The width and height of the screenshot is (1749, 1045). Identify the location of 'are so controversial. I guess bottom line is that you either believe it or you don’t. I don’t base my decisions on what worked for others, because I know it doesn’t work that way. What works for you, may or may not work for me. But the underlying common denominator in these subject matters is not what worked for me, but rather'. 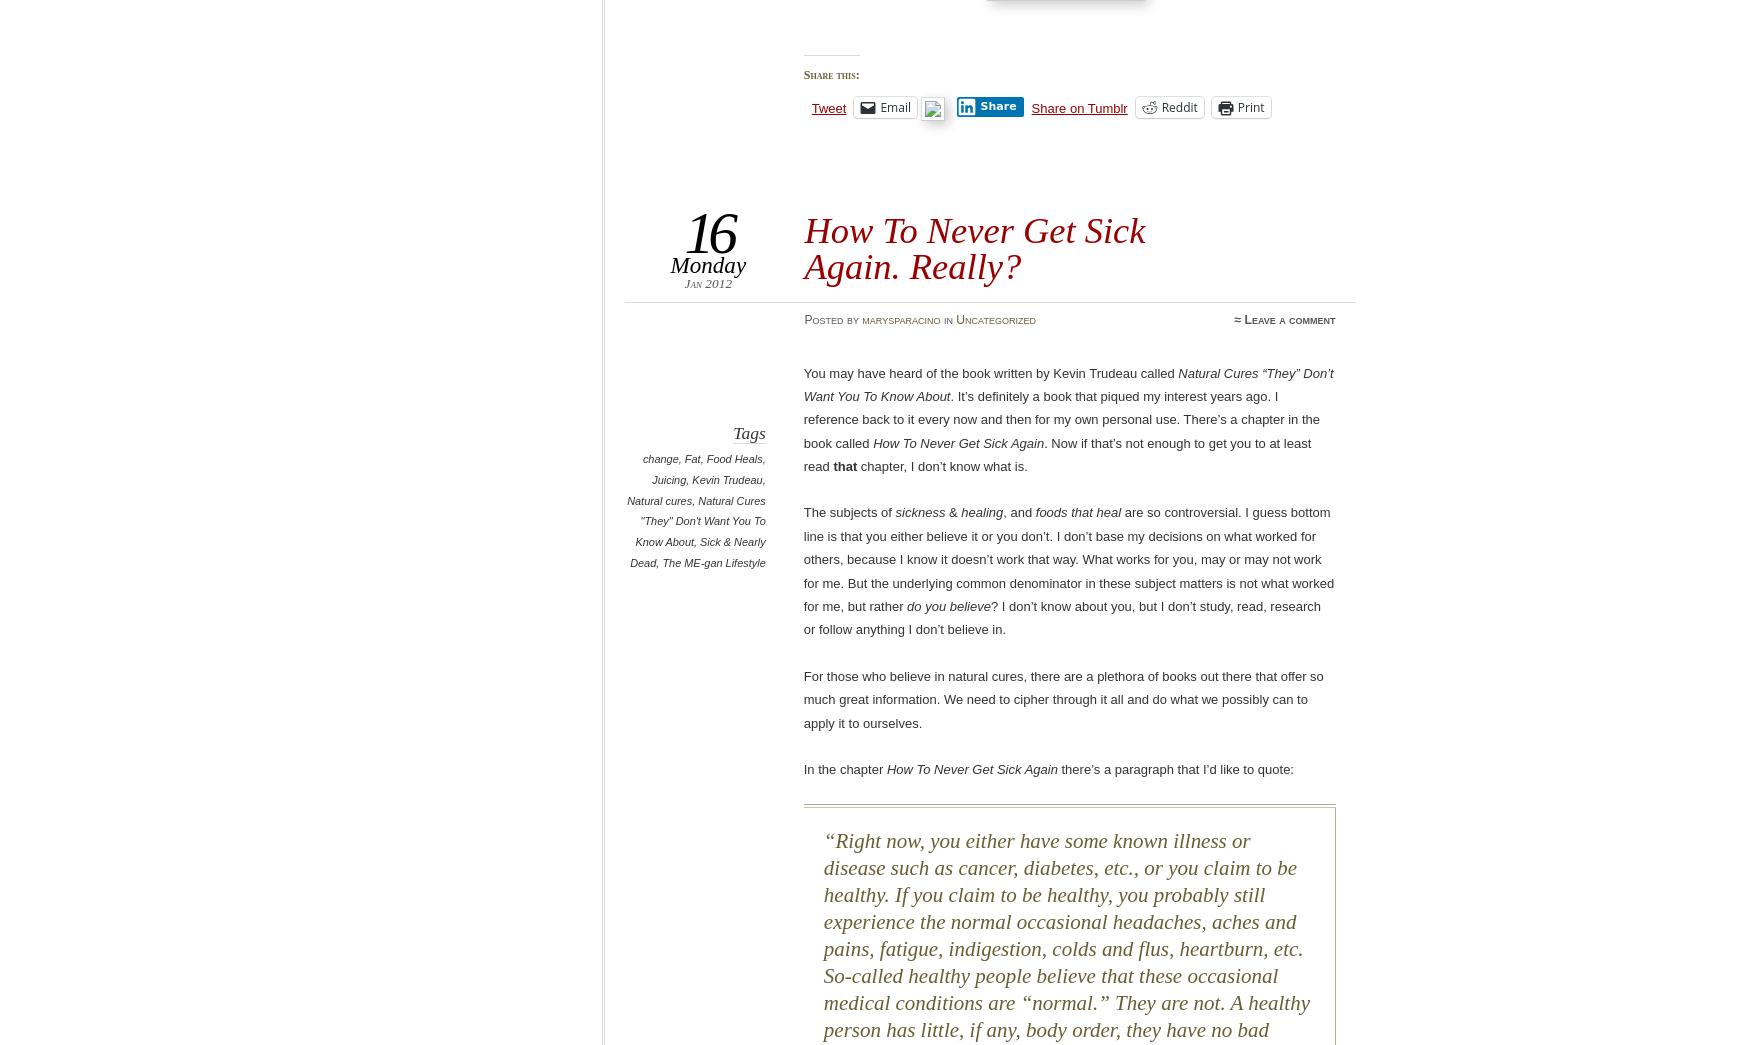
(1068, 559).